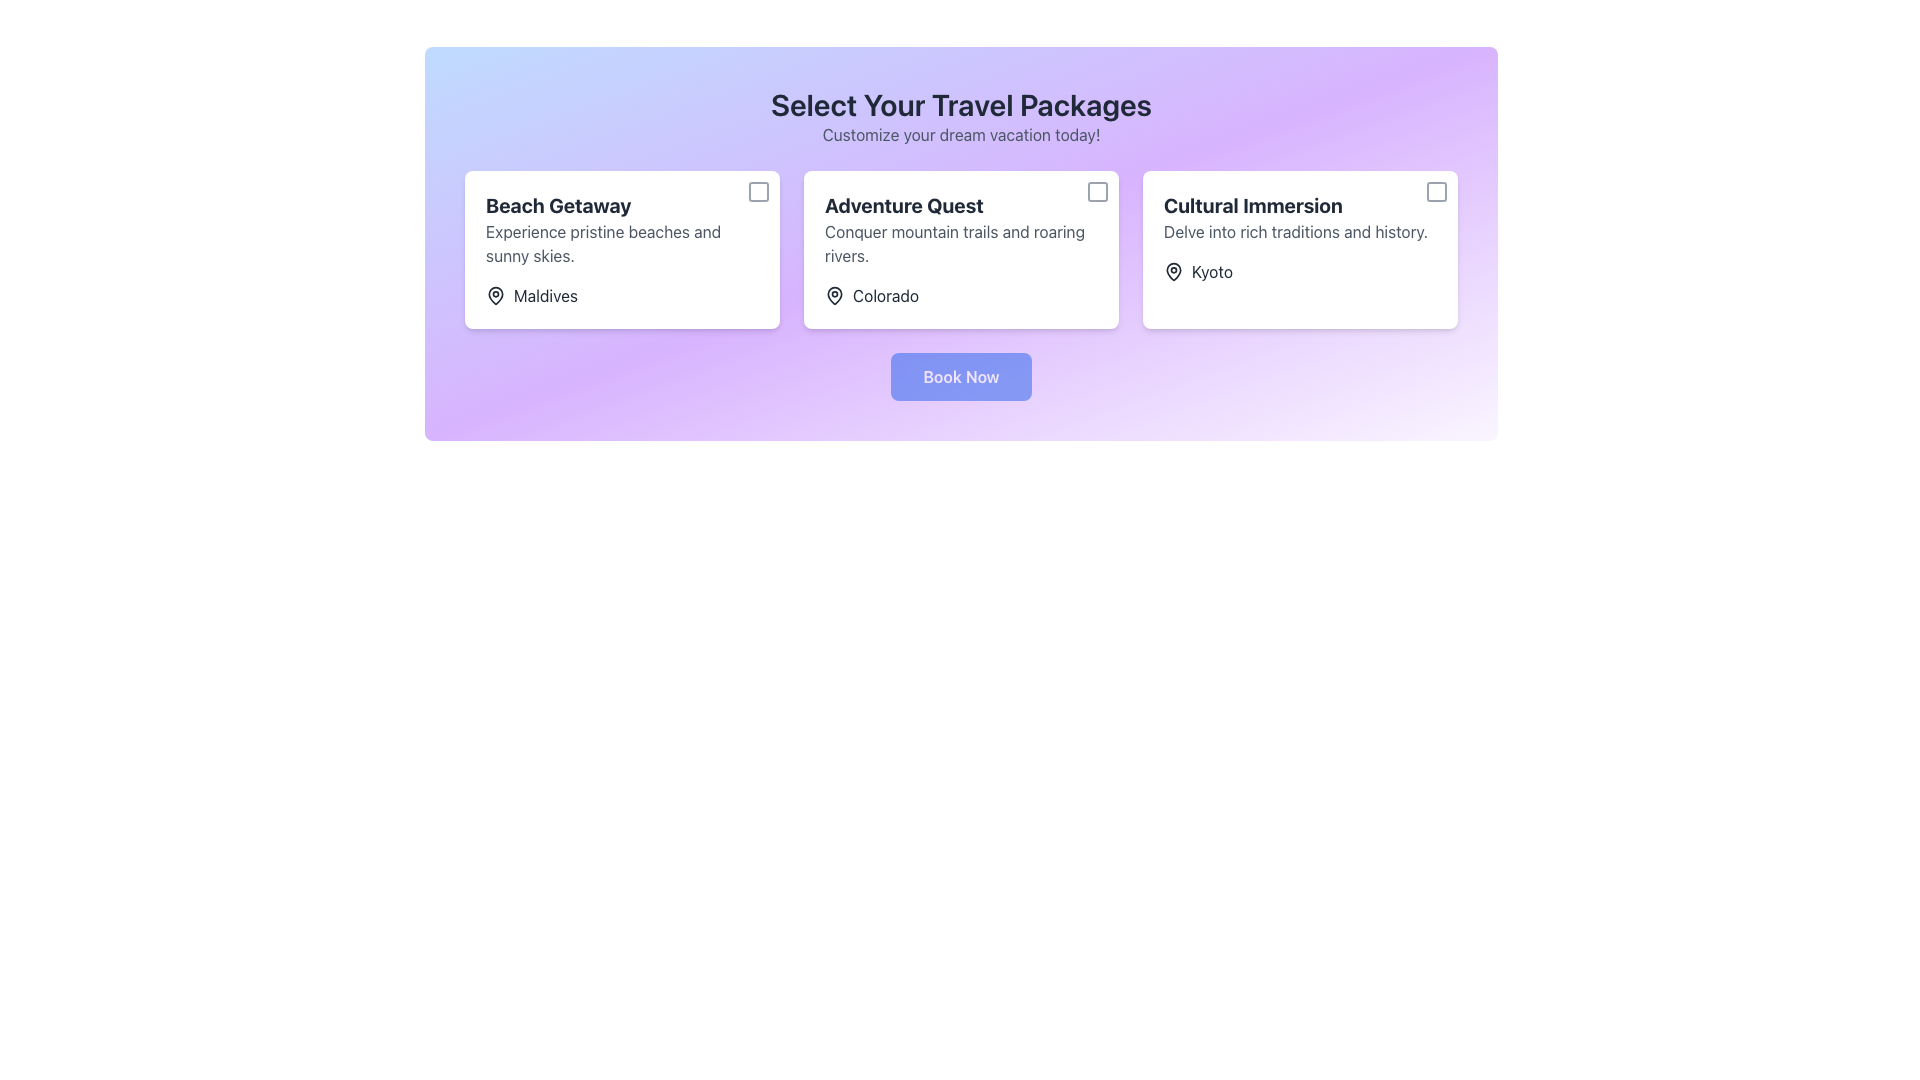 The image size is (1920, 1080). Describe the element at coordinates (757, 192) in the screenshot. I see `the square-shaped visual component located in the top-right corner of the 'Beach Getaway' card` at that location.